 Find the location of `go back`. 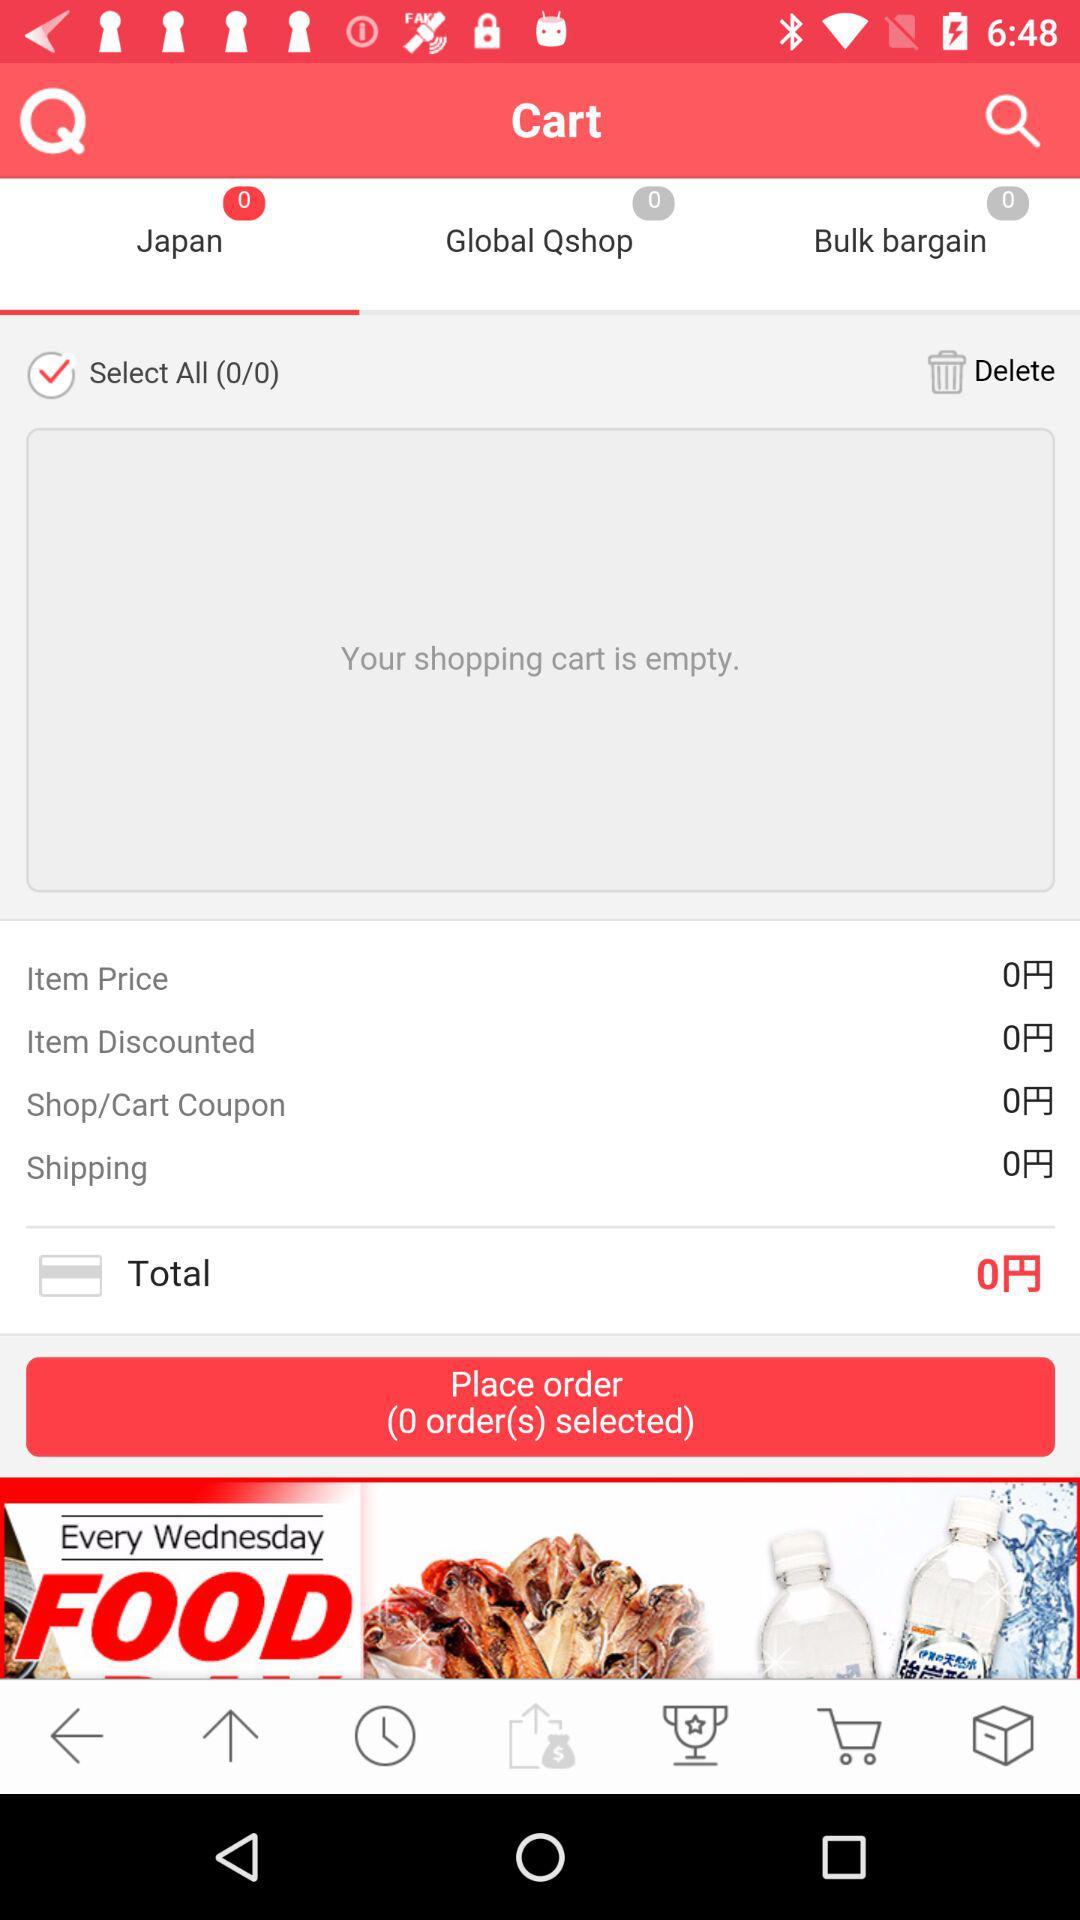

go back is located at coordinates (75, 1734).